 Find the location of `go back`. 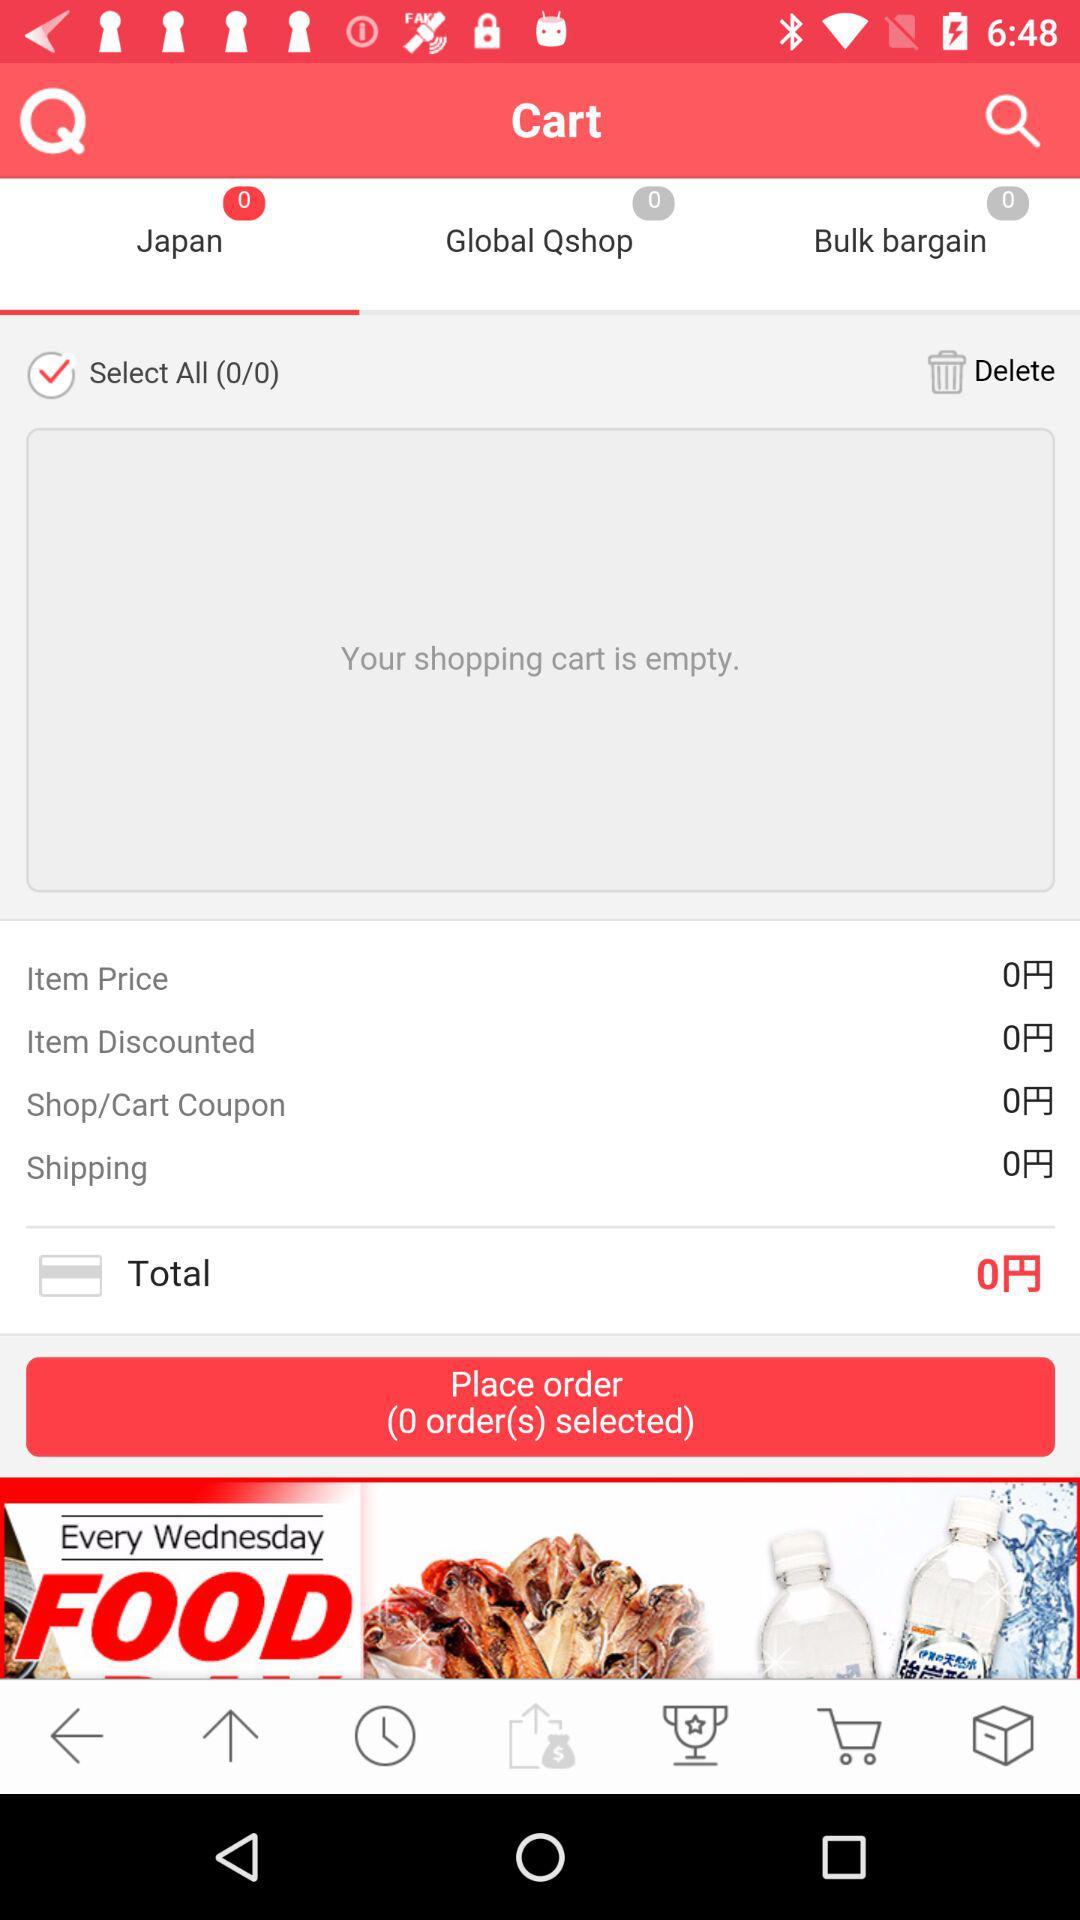

go back is located at coordinates (75, 1734).